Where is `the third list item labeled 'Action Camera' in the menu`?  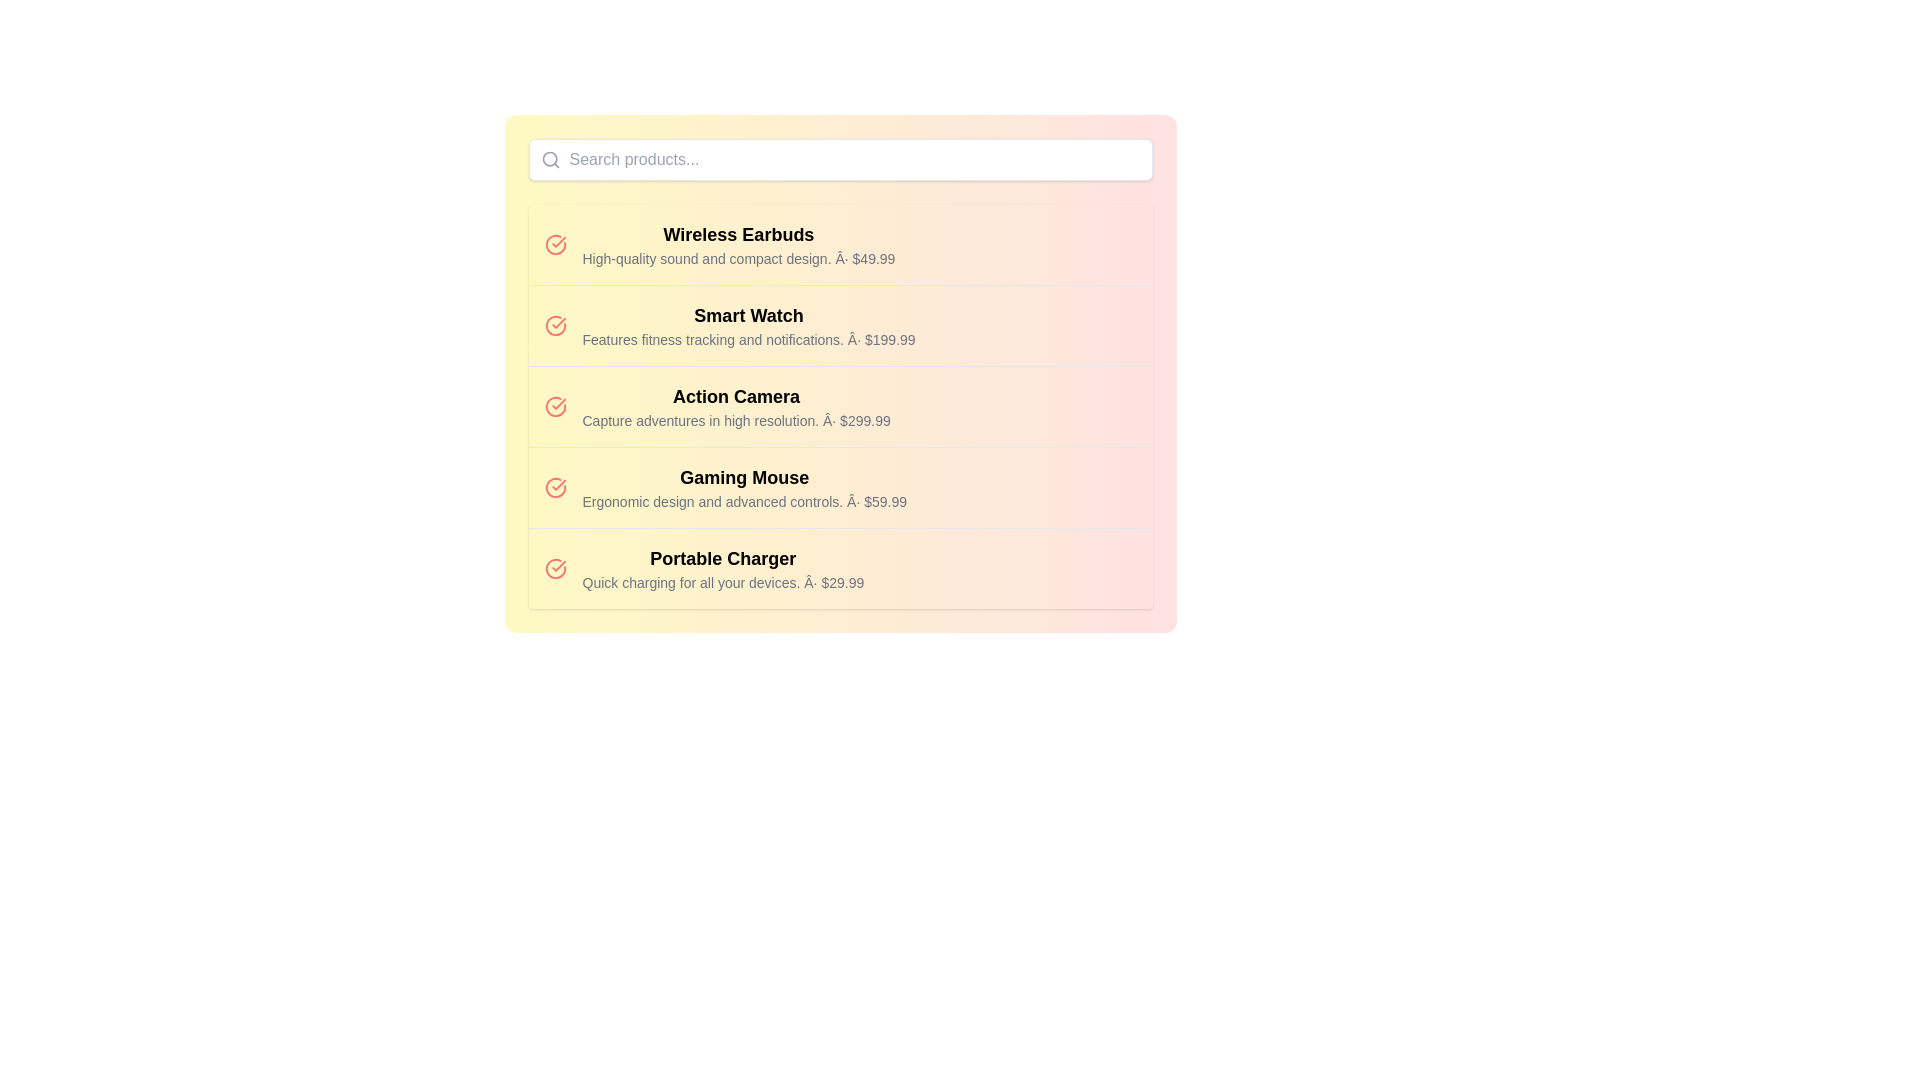
the third list item labeled 'Action Camera' in the menu is located at coordinates (840, 406).